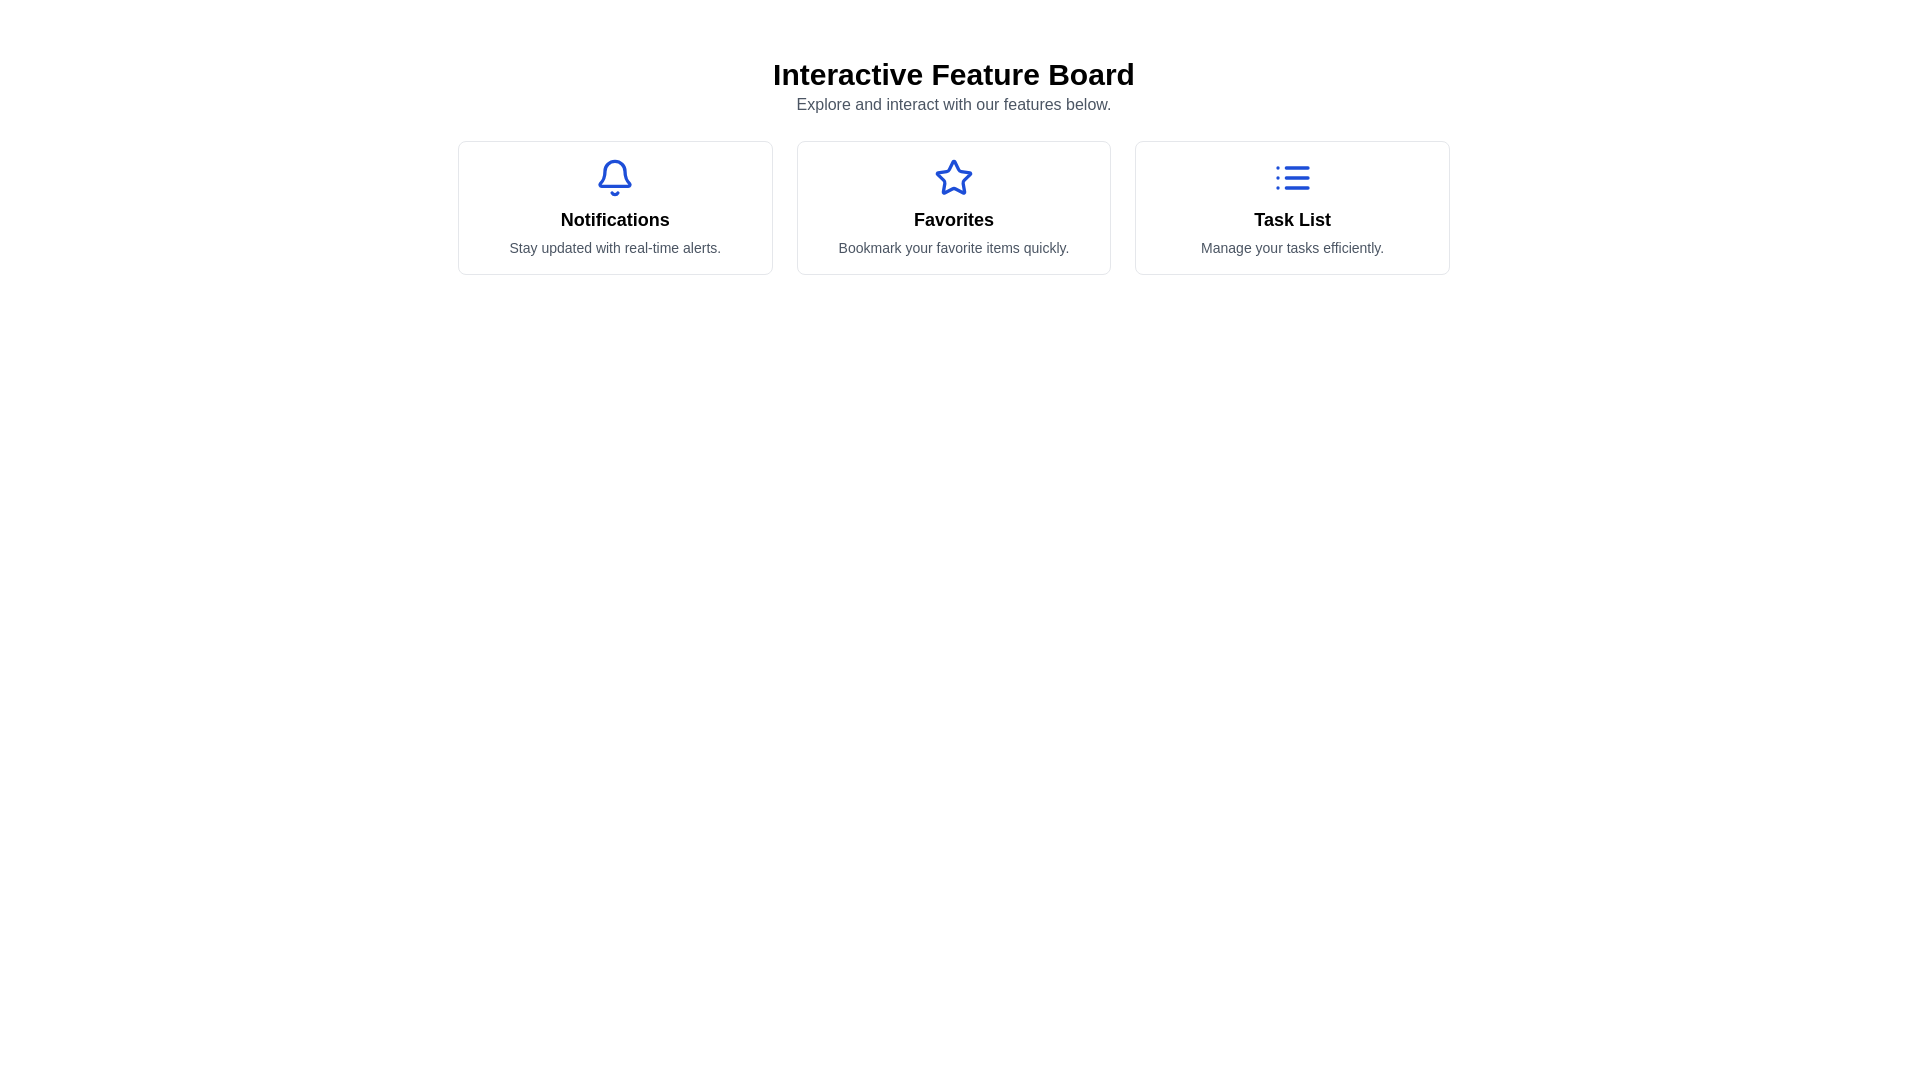 The image size is (1920, 1080). I want to click on the text block displaying 'Explore and interact with our features below.' which is located beneath the heading 'Interactive Feature Board', so click(953, 104).